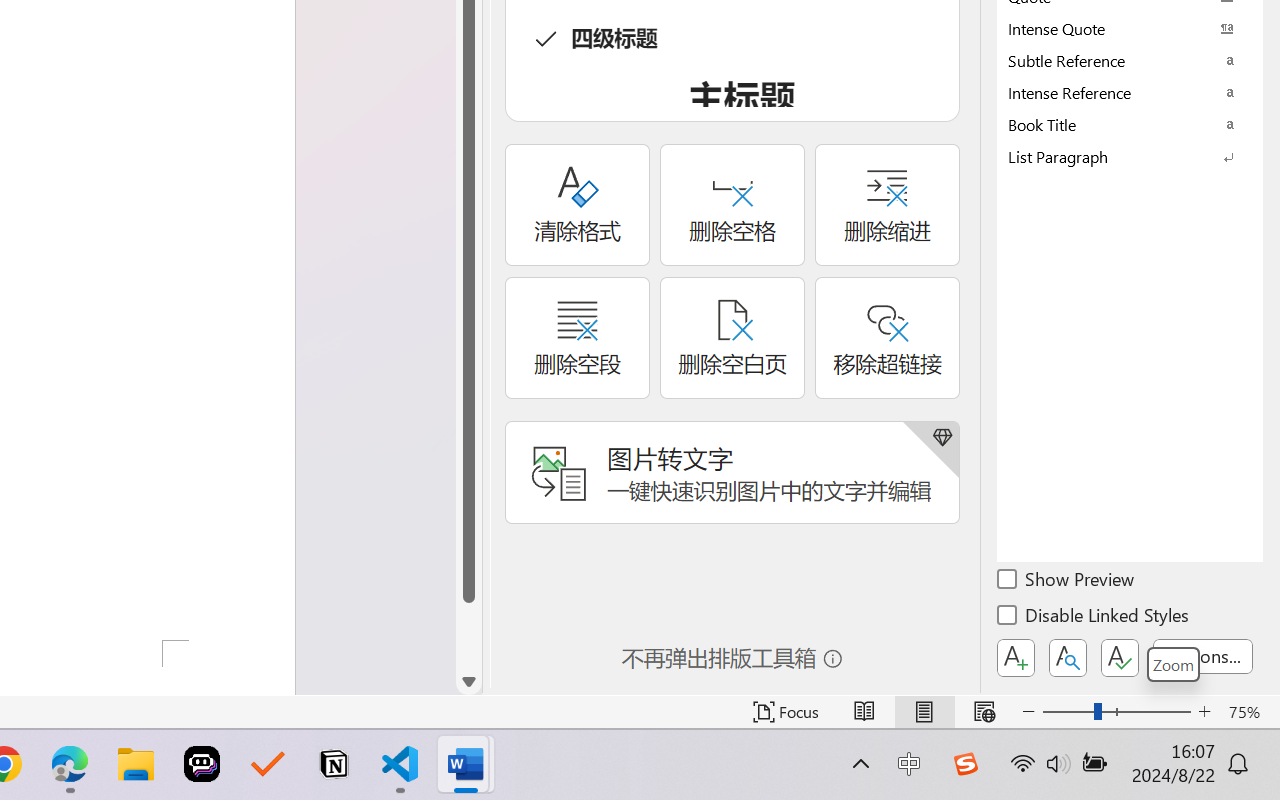  Describe the element at coordinates (984, 711) in the screenshot. I see `'Web Layout'` at that location.